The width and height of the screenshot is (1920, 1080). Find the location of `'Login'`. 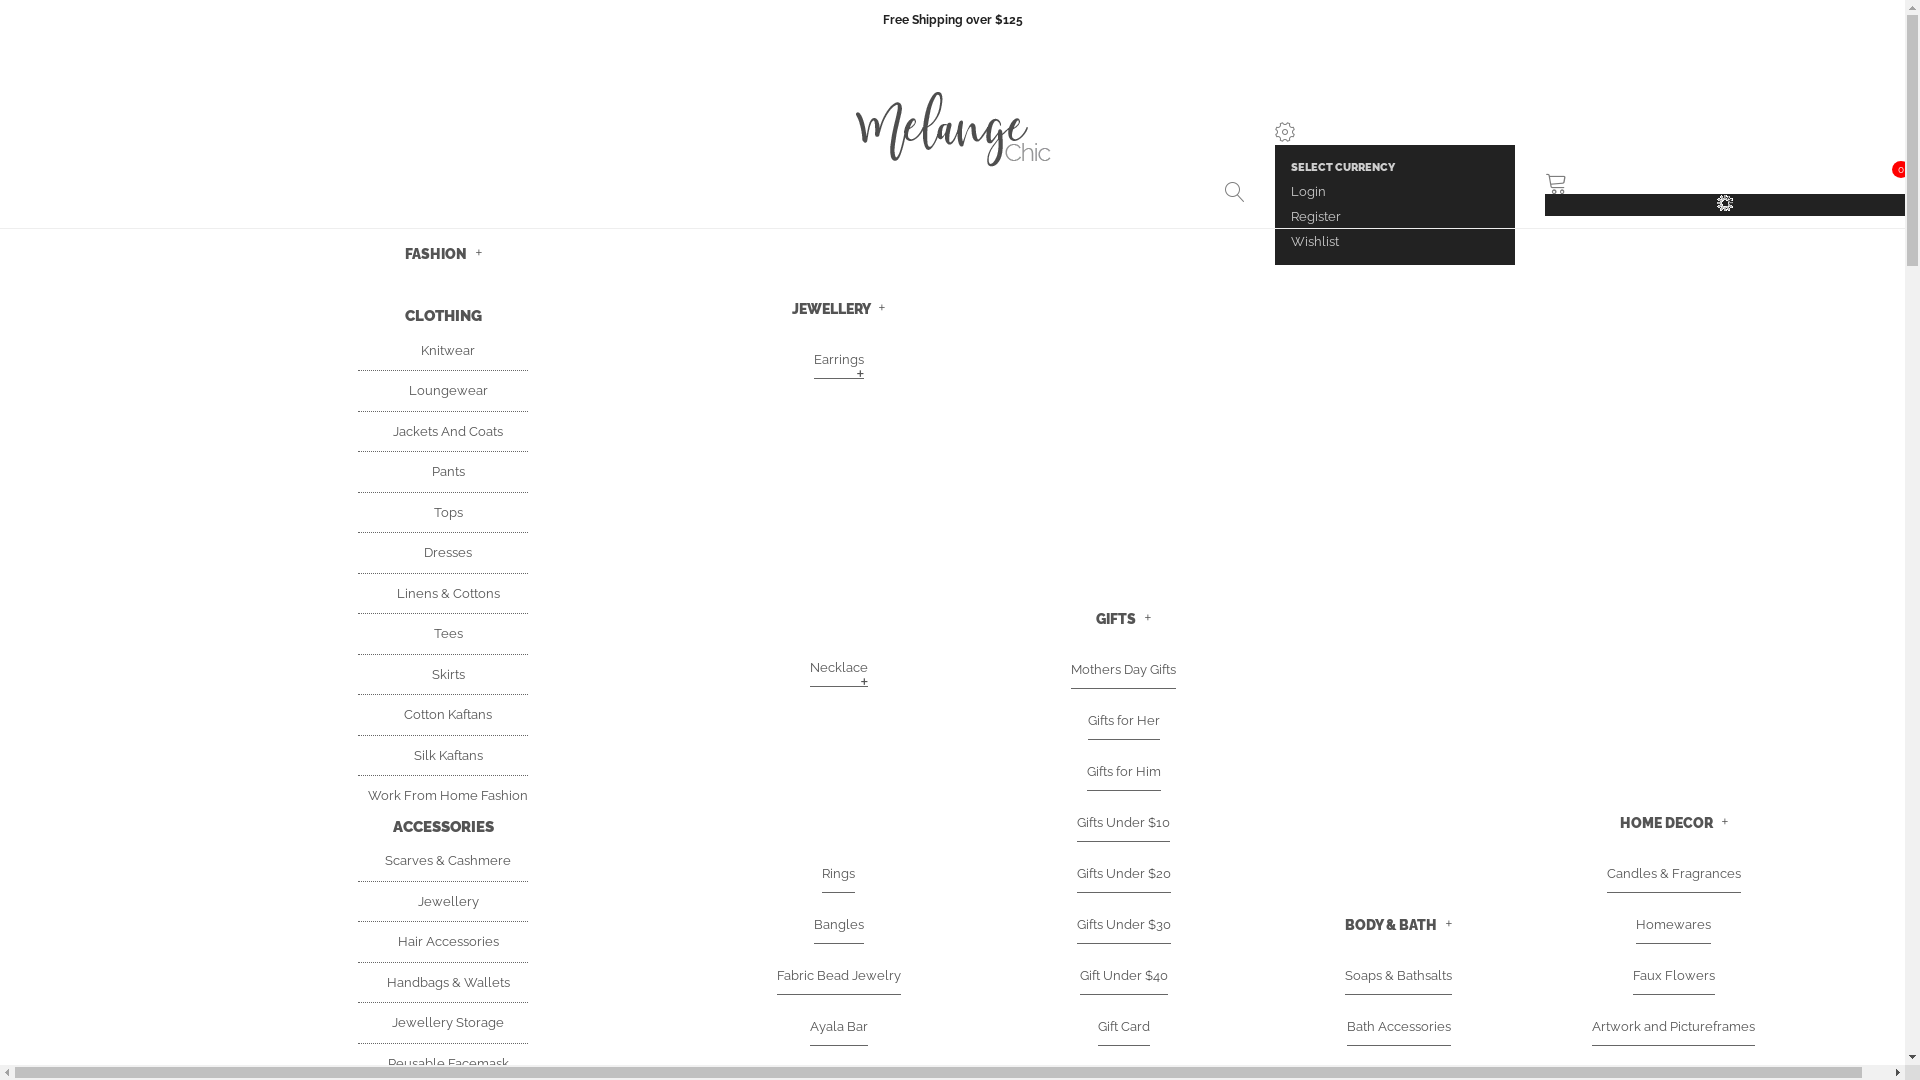

'Login' is located at coordinates (1308, 191).